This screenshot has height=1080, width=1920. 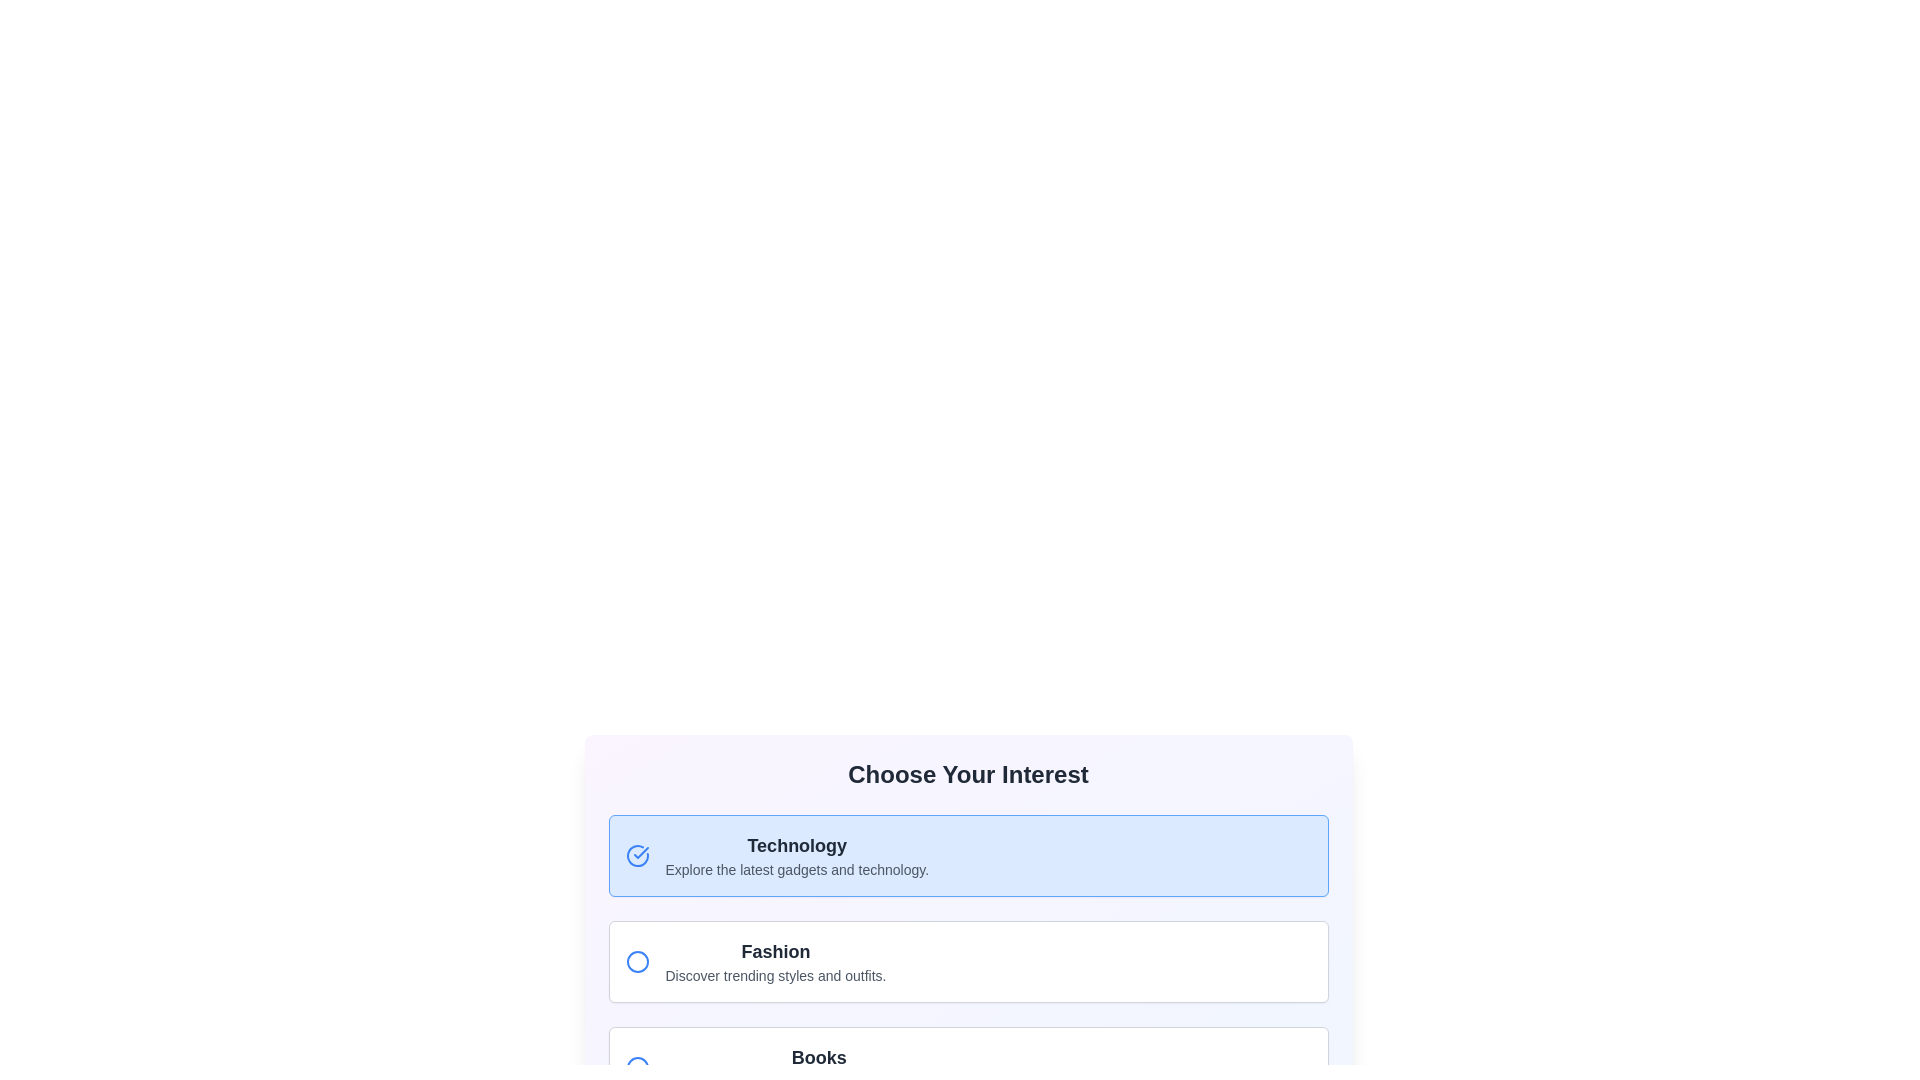 What do you see at coordinates (968, 960) in the screenshot?
I see `the card that introduces the 'Fashion' category, which is the second item in the grid layout` at bounding box center [968, 960].